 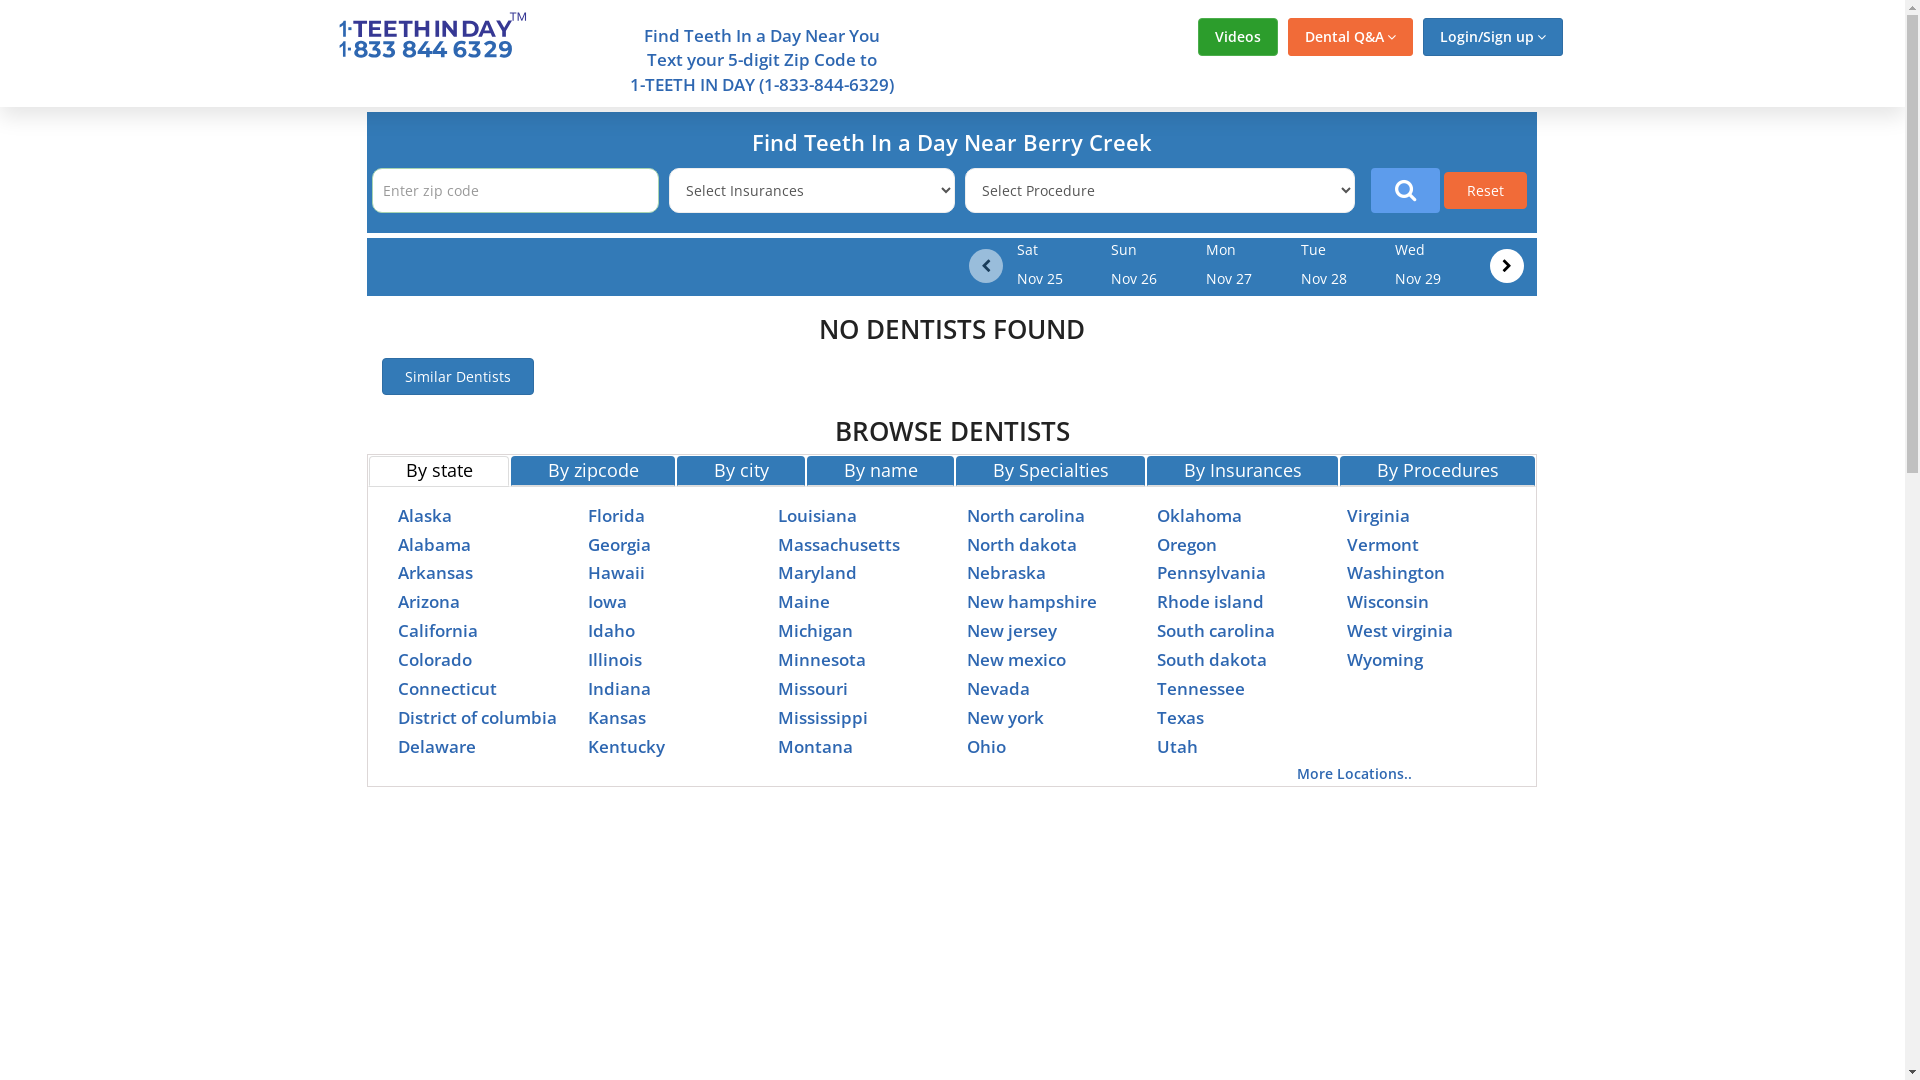 What do you see at coordinates (1492, 37) in the screenshot?
I see `'Login/Sign up'` at bounding box center [1492, 37].